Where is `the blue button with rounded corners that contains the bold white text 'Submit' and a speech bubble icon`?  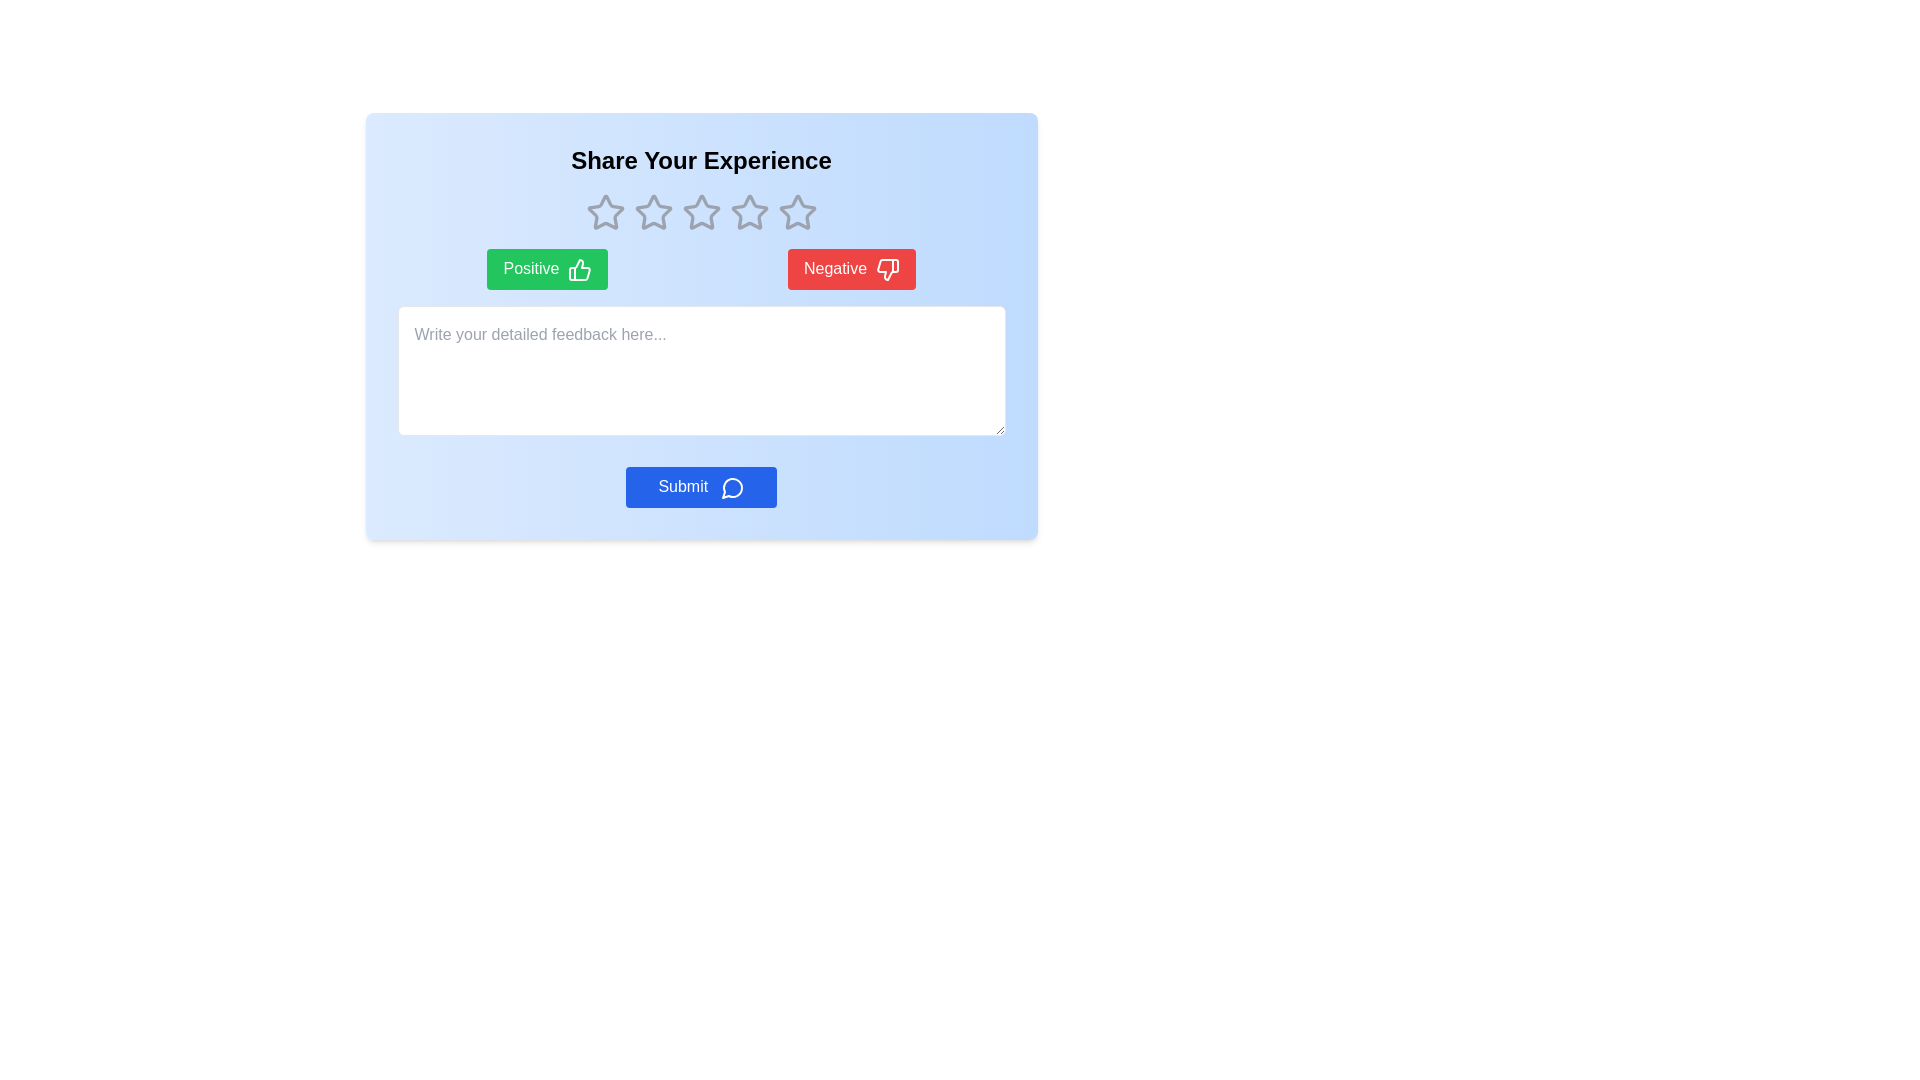
the blue button with rounded corners that contains the bold white text 'Submit' and a speech bubble icon is located at coordinates (701, 487).